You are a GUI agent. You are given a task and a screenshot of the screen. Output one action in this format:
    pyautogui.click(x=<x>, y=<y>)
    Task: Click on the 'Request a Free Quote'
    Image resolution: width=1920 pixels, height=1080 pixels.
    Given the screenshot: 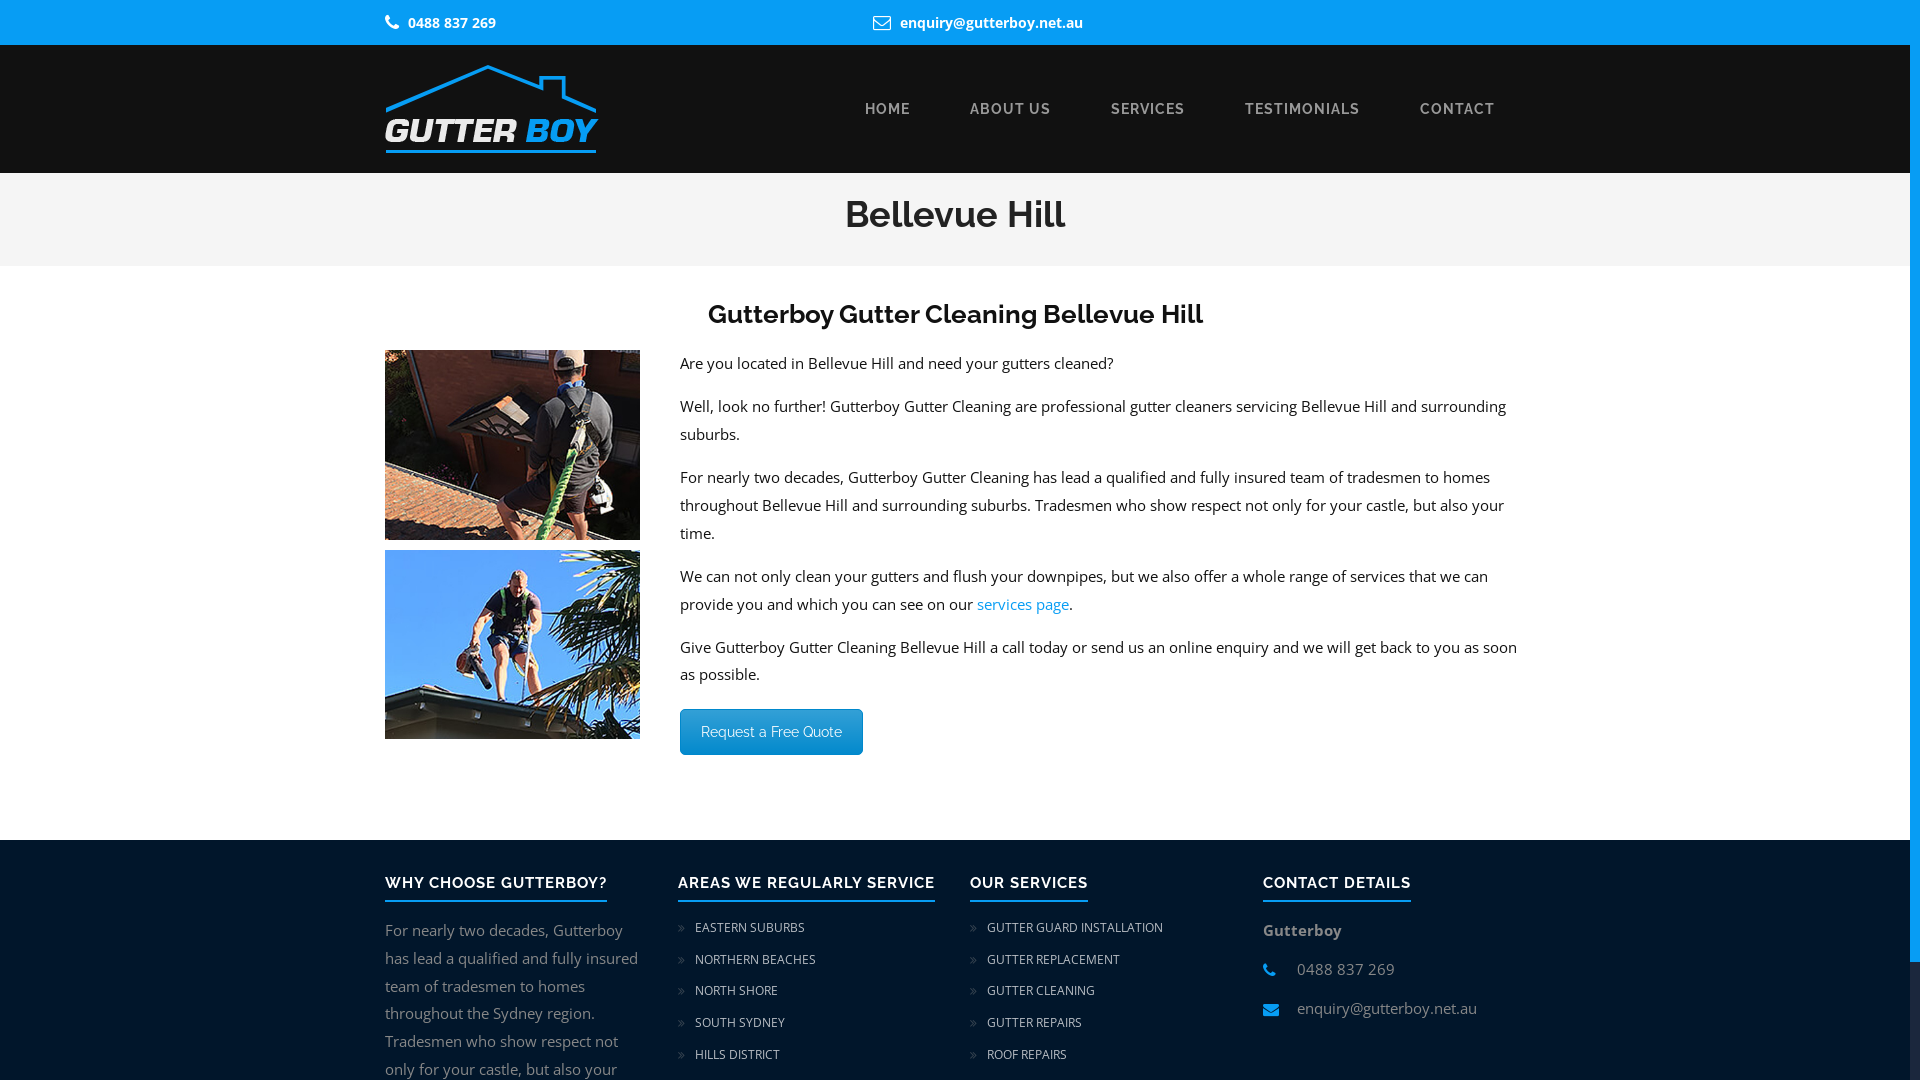 What is the action you would take?
    pyautogui.click(x=770, y=732)
    